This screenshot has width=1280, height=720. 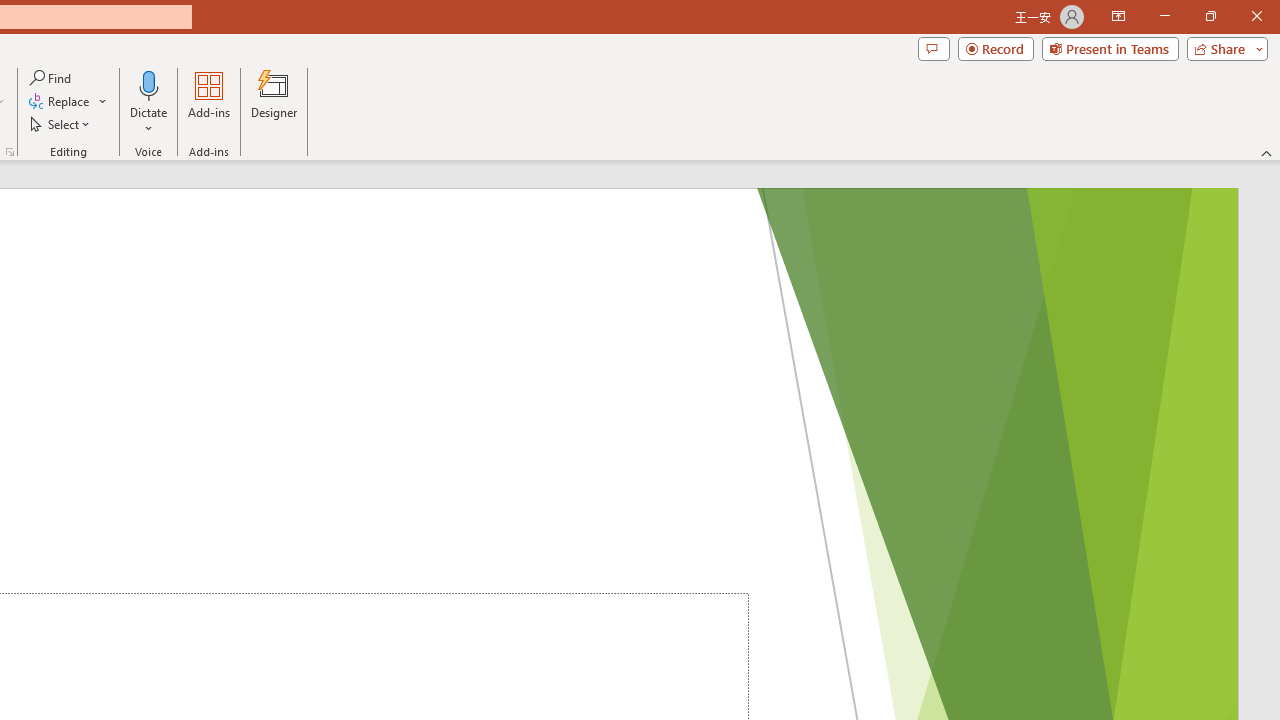 What do you see at coordinates (1209, 16) in the screenshot?
I see `'Restore Down'` at bounding box center [1209, 16].